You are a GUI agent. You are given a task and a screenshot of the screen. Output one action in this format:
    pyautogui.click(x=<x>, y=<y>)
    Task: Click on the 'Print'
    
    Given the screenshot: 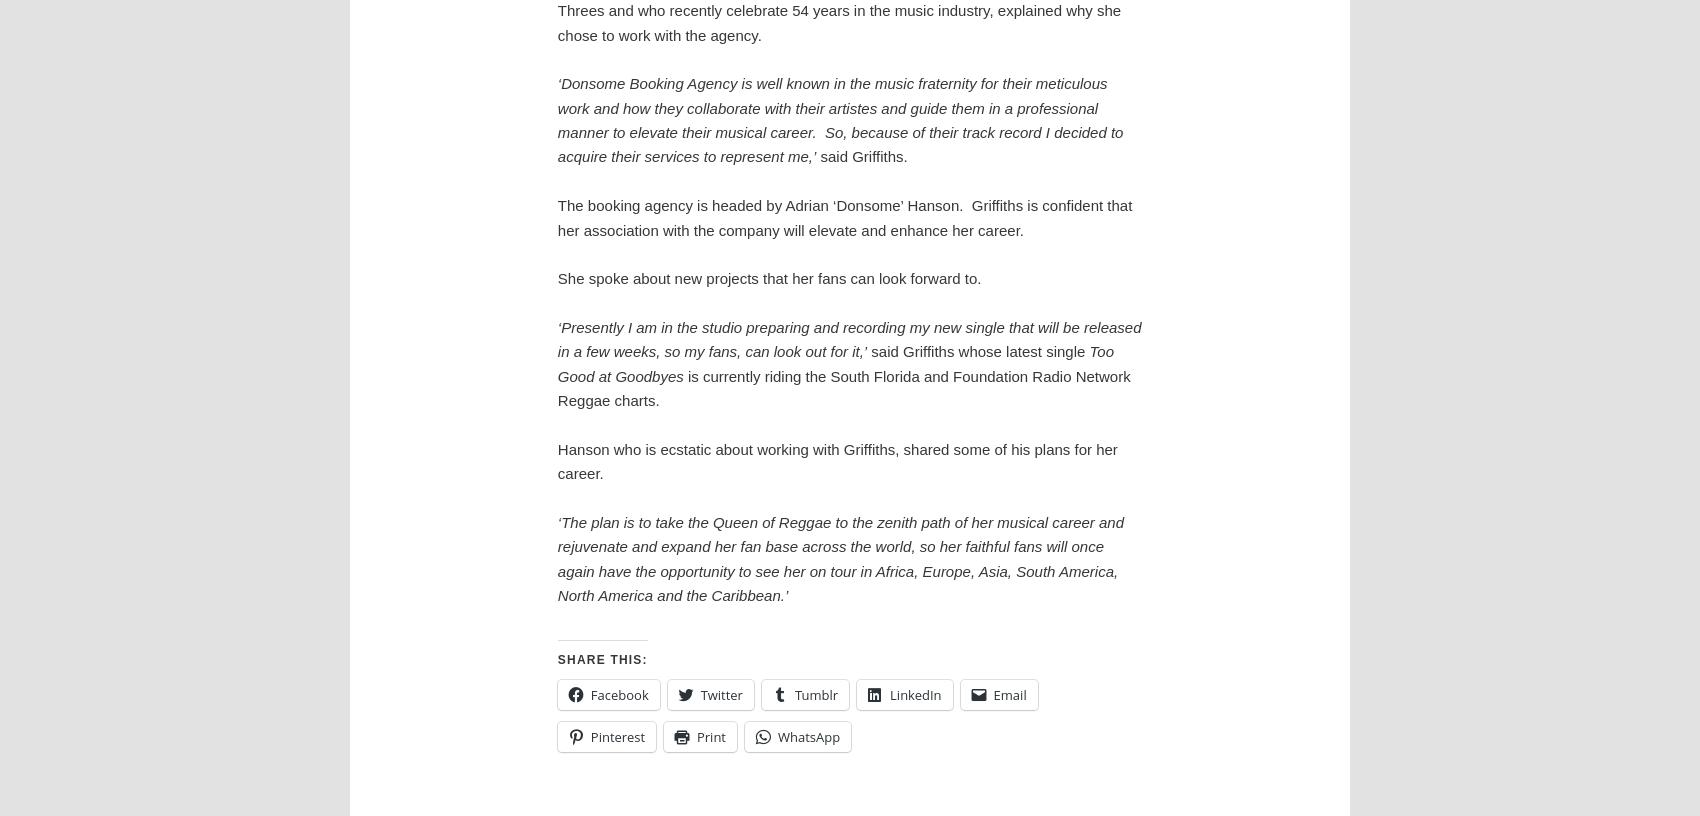 What is the action you would take?
    pyautogui.click(x=695, y=736)
    